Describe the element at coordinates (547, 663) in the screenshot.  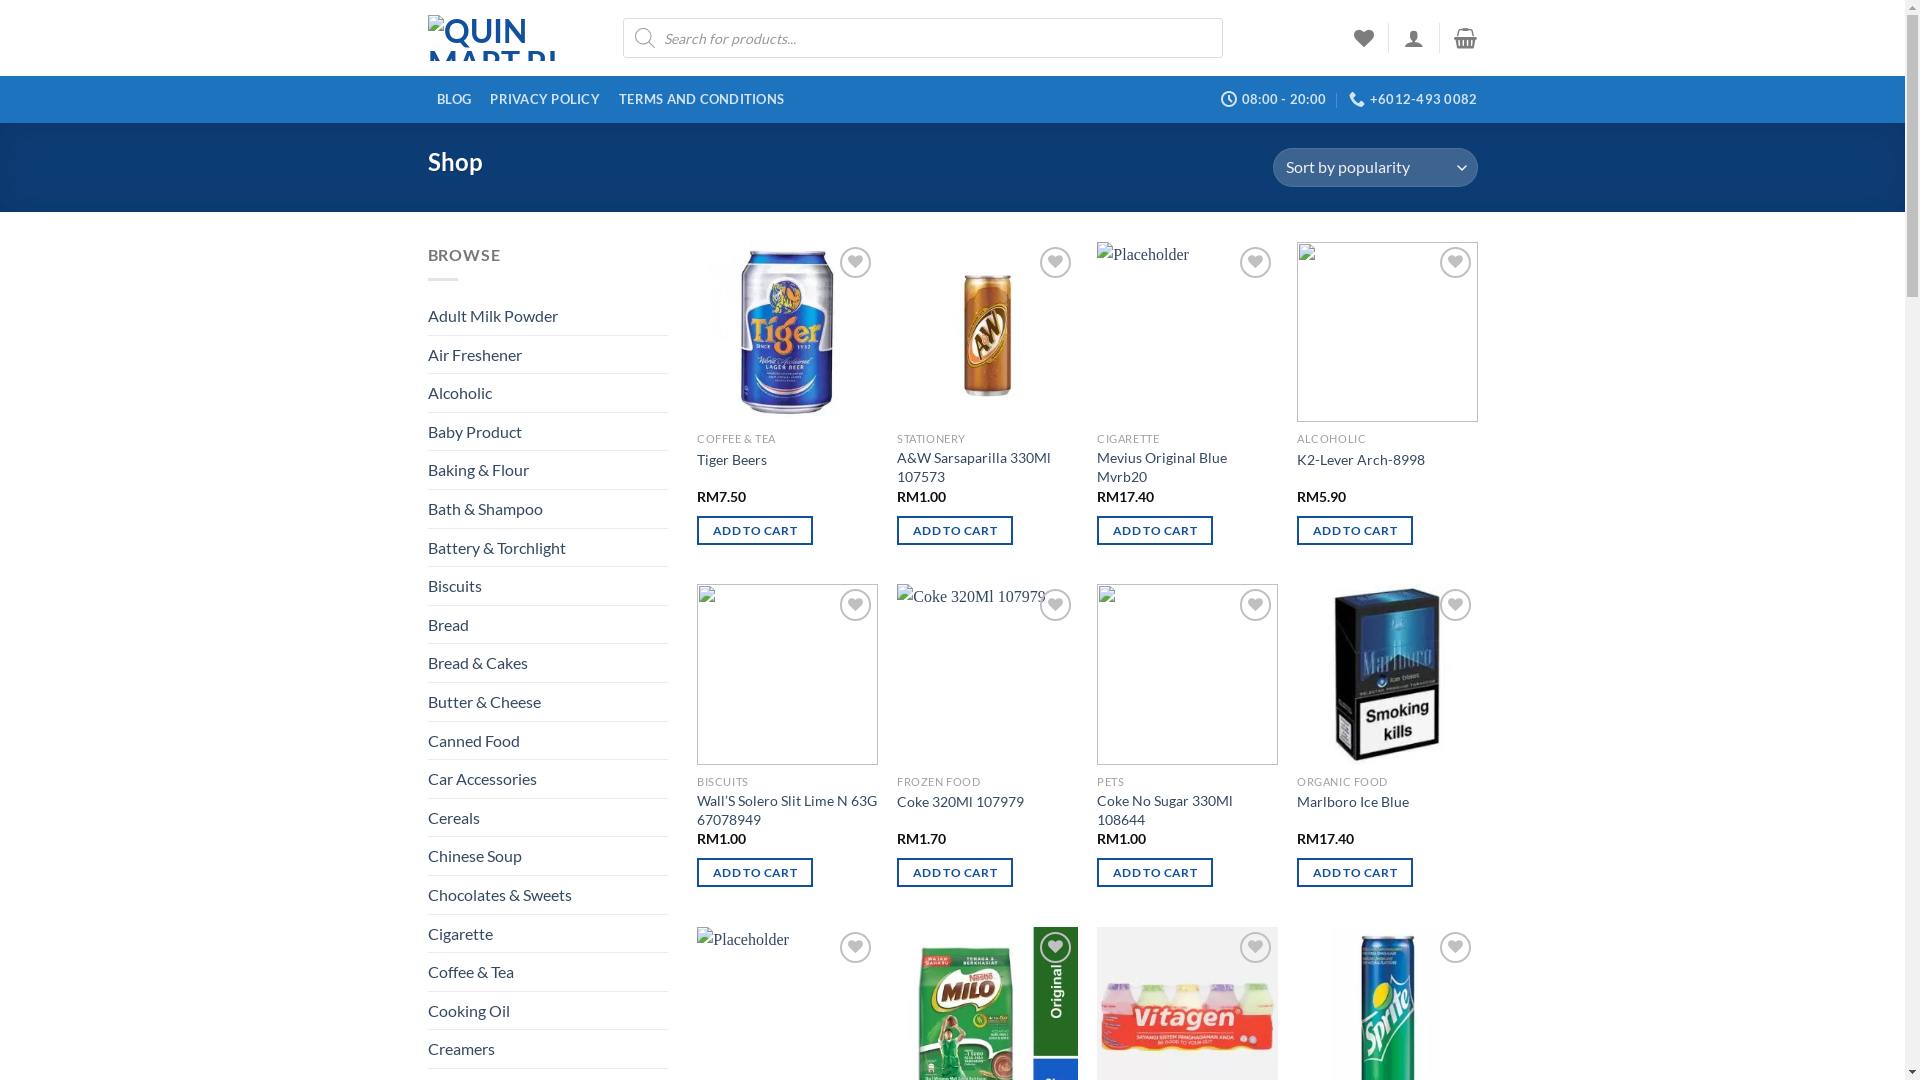
I see `'Bread & Cakes'` at that location.